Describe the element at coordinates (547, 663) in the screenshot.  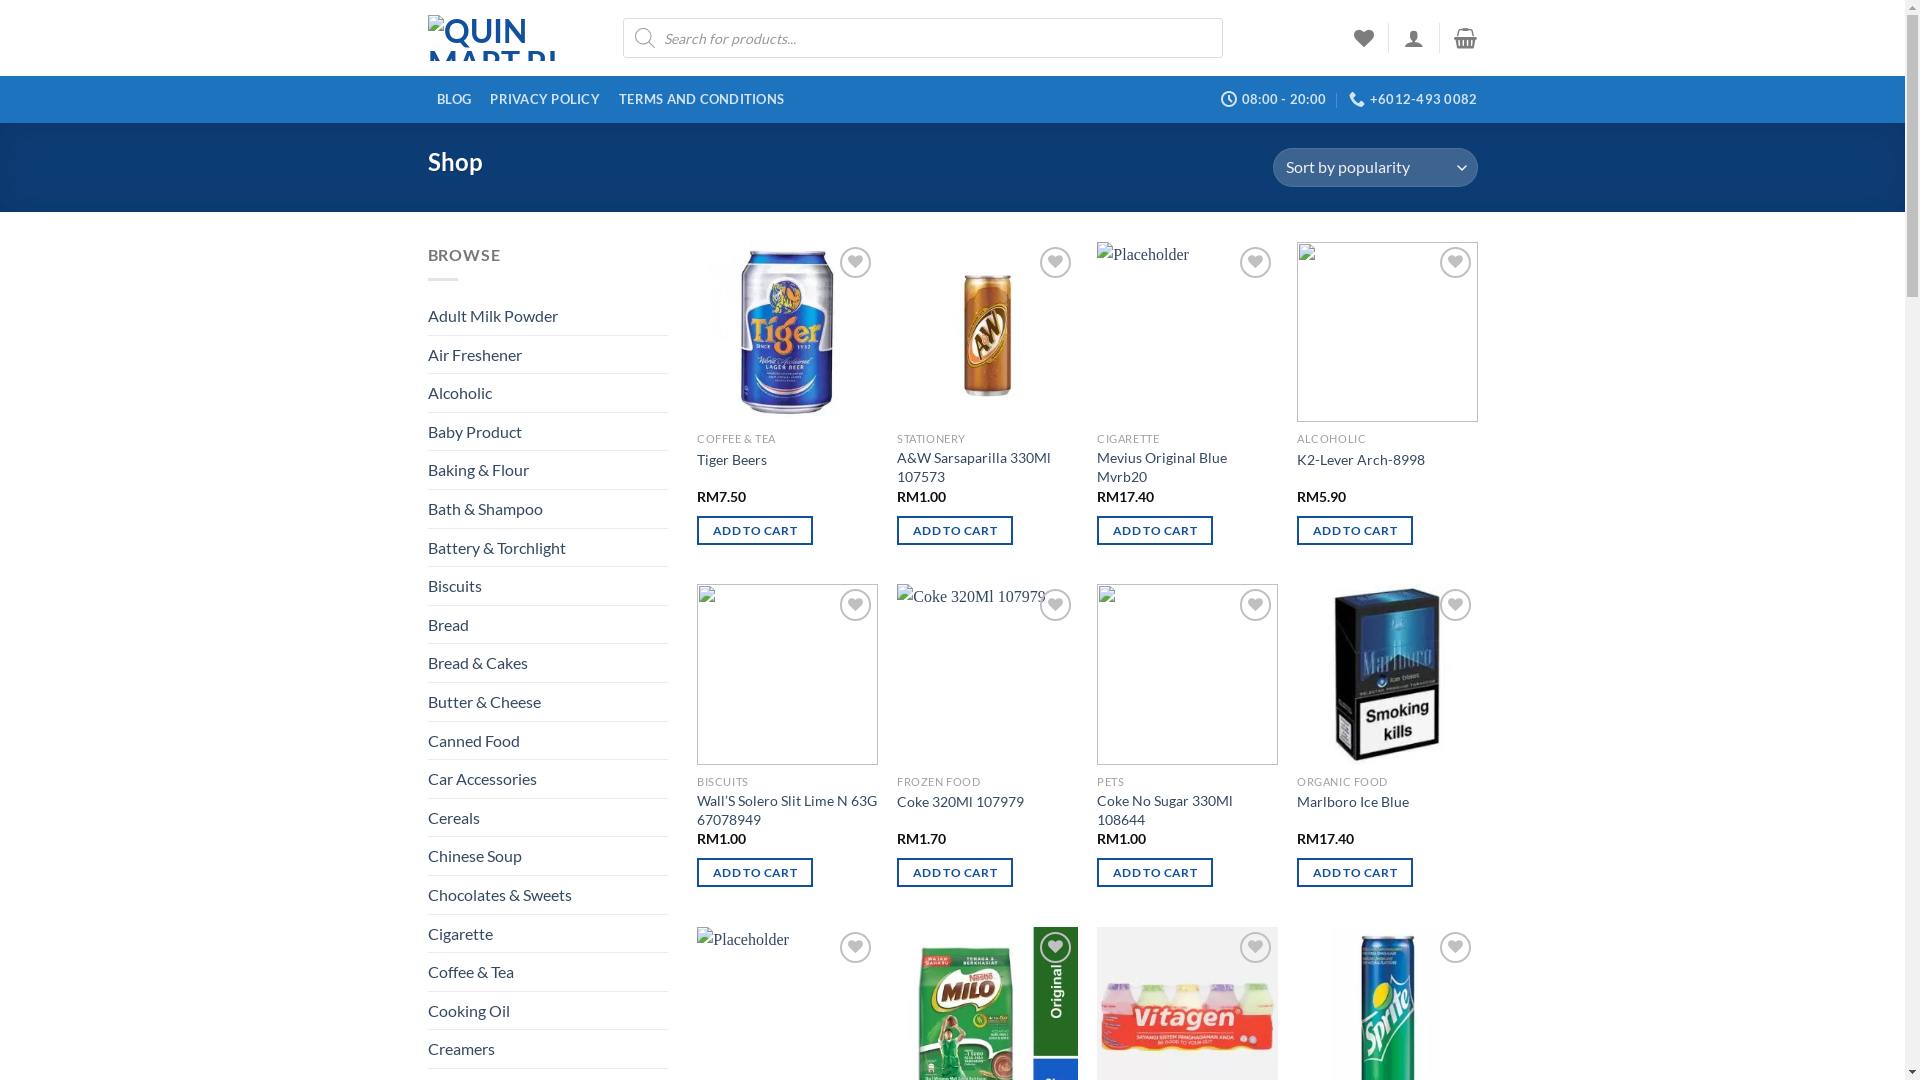
I see `'Bread & Cakes'` at that location.